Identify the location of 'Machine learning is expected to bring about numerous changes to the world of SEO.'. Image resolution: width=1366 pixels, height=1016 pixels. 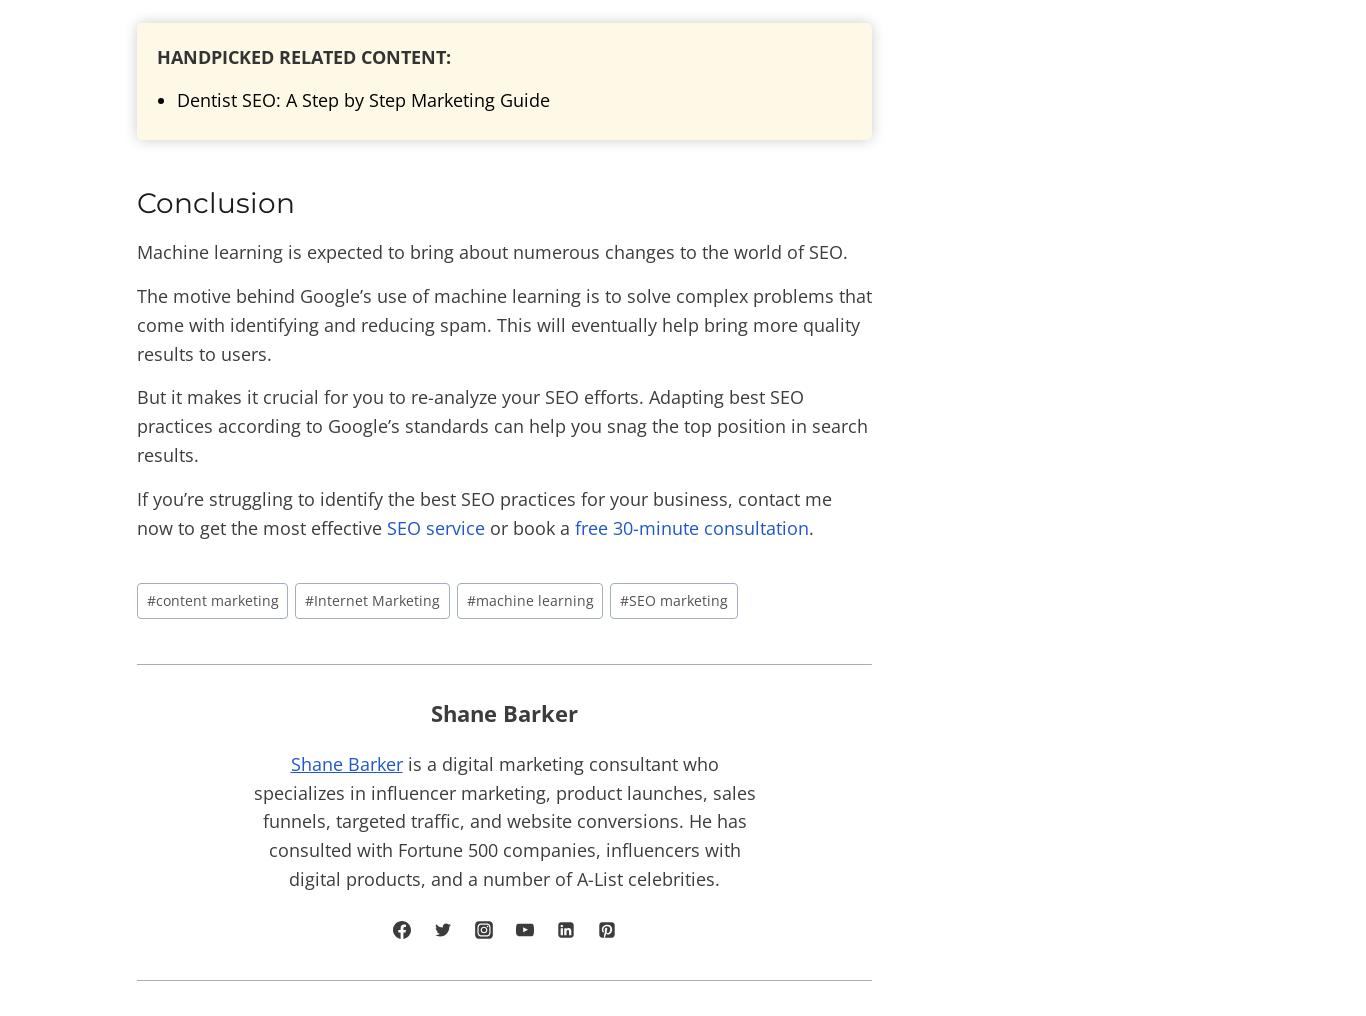
(492, 251).